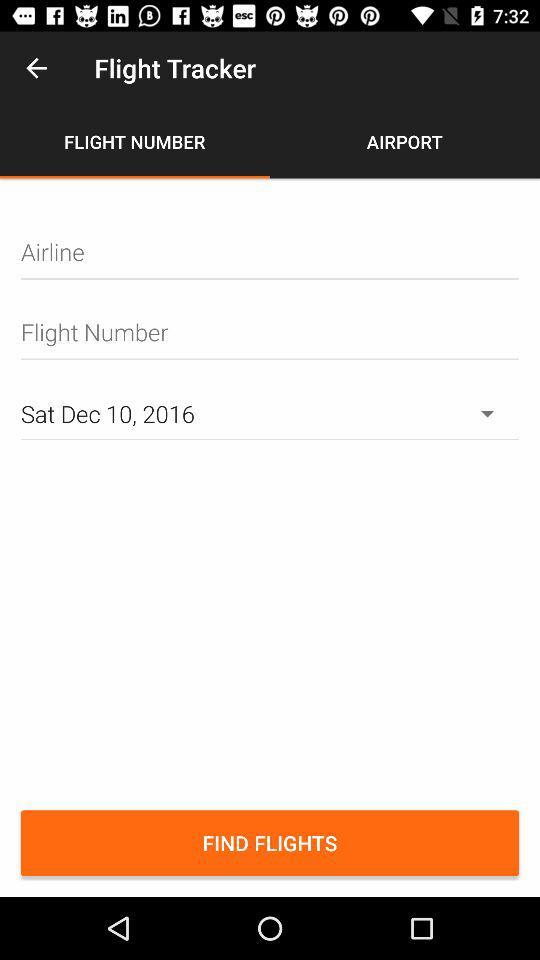 The width and height of the screenshot is (540, 960). What do you see at coordinates (36, 68) in the screenshot?
I see `the item above flight number item` at bounding box center [36, 68].